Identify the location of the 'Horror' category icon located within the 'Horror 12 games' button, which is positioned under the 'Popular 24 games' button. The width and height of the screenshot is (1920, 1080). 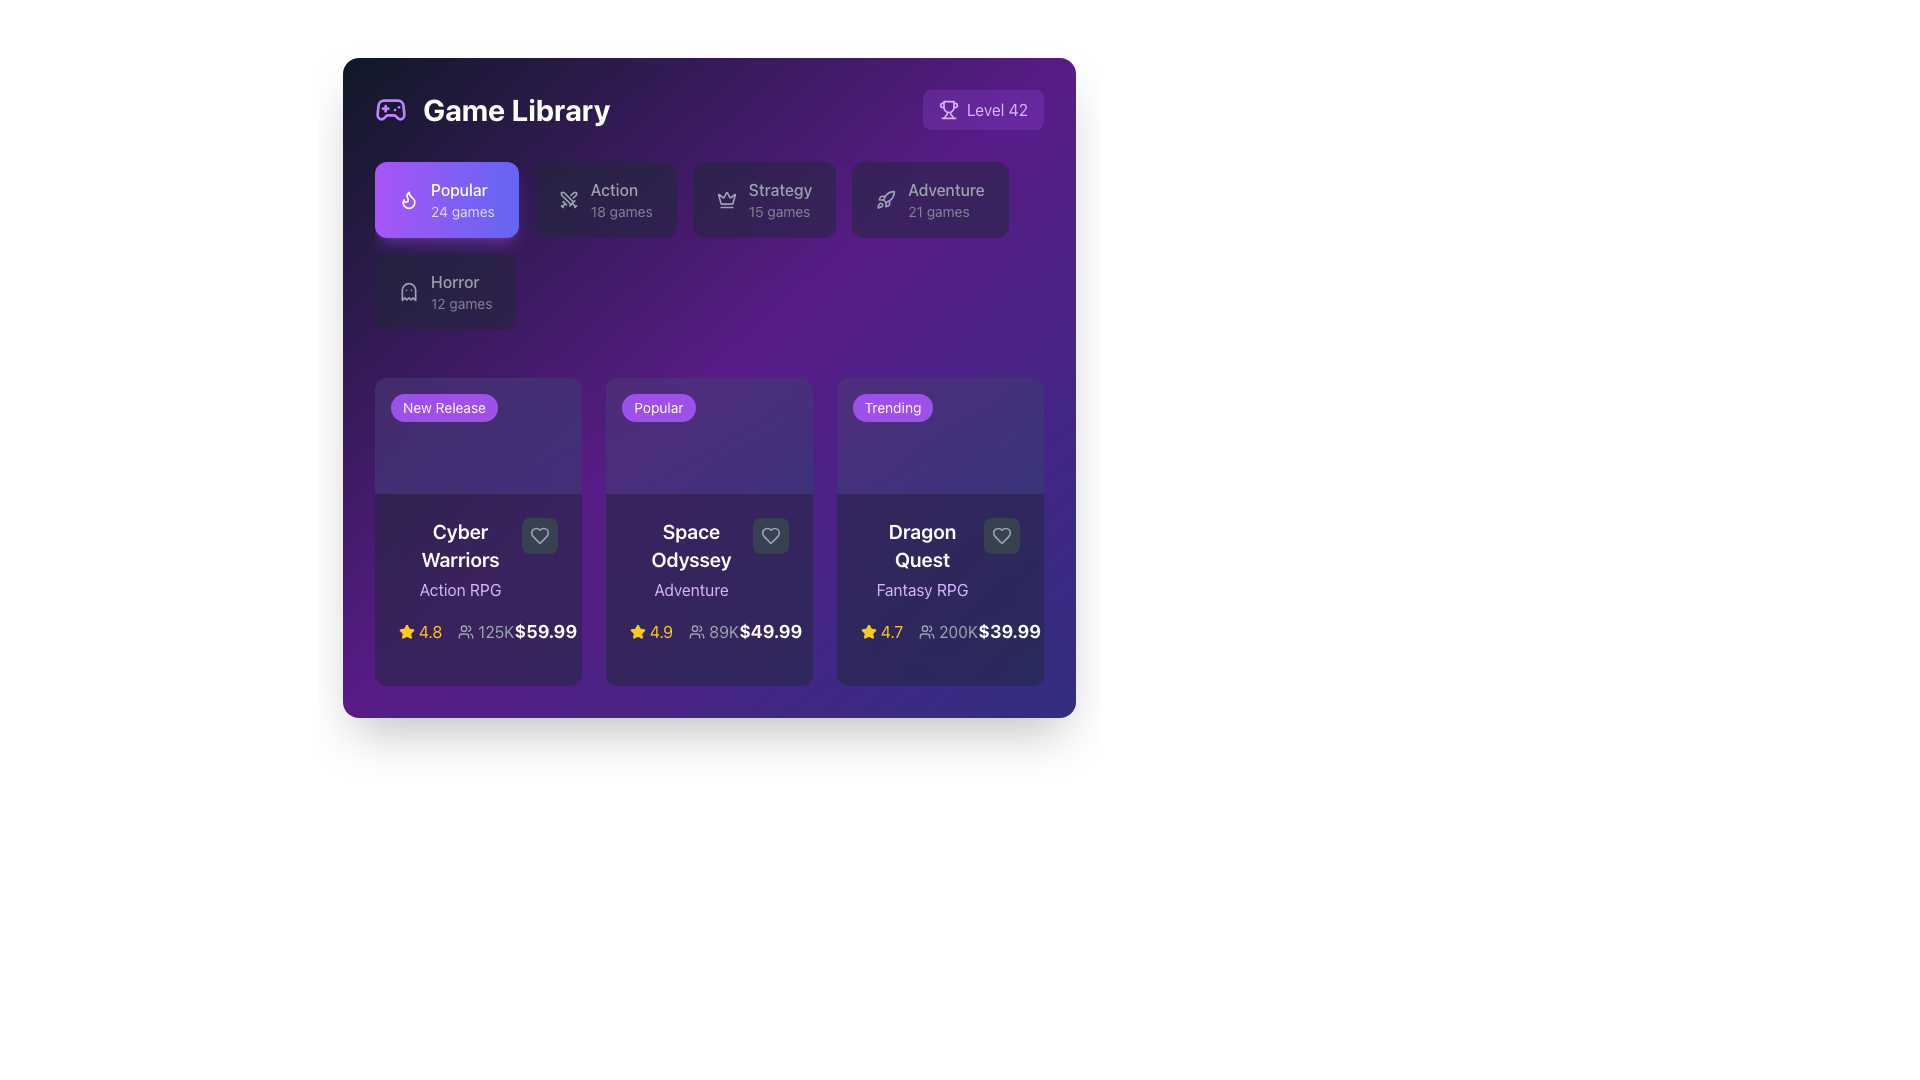
(407, 292).